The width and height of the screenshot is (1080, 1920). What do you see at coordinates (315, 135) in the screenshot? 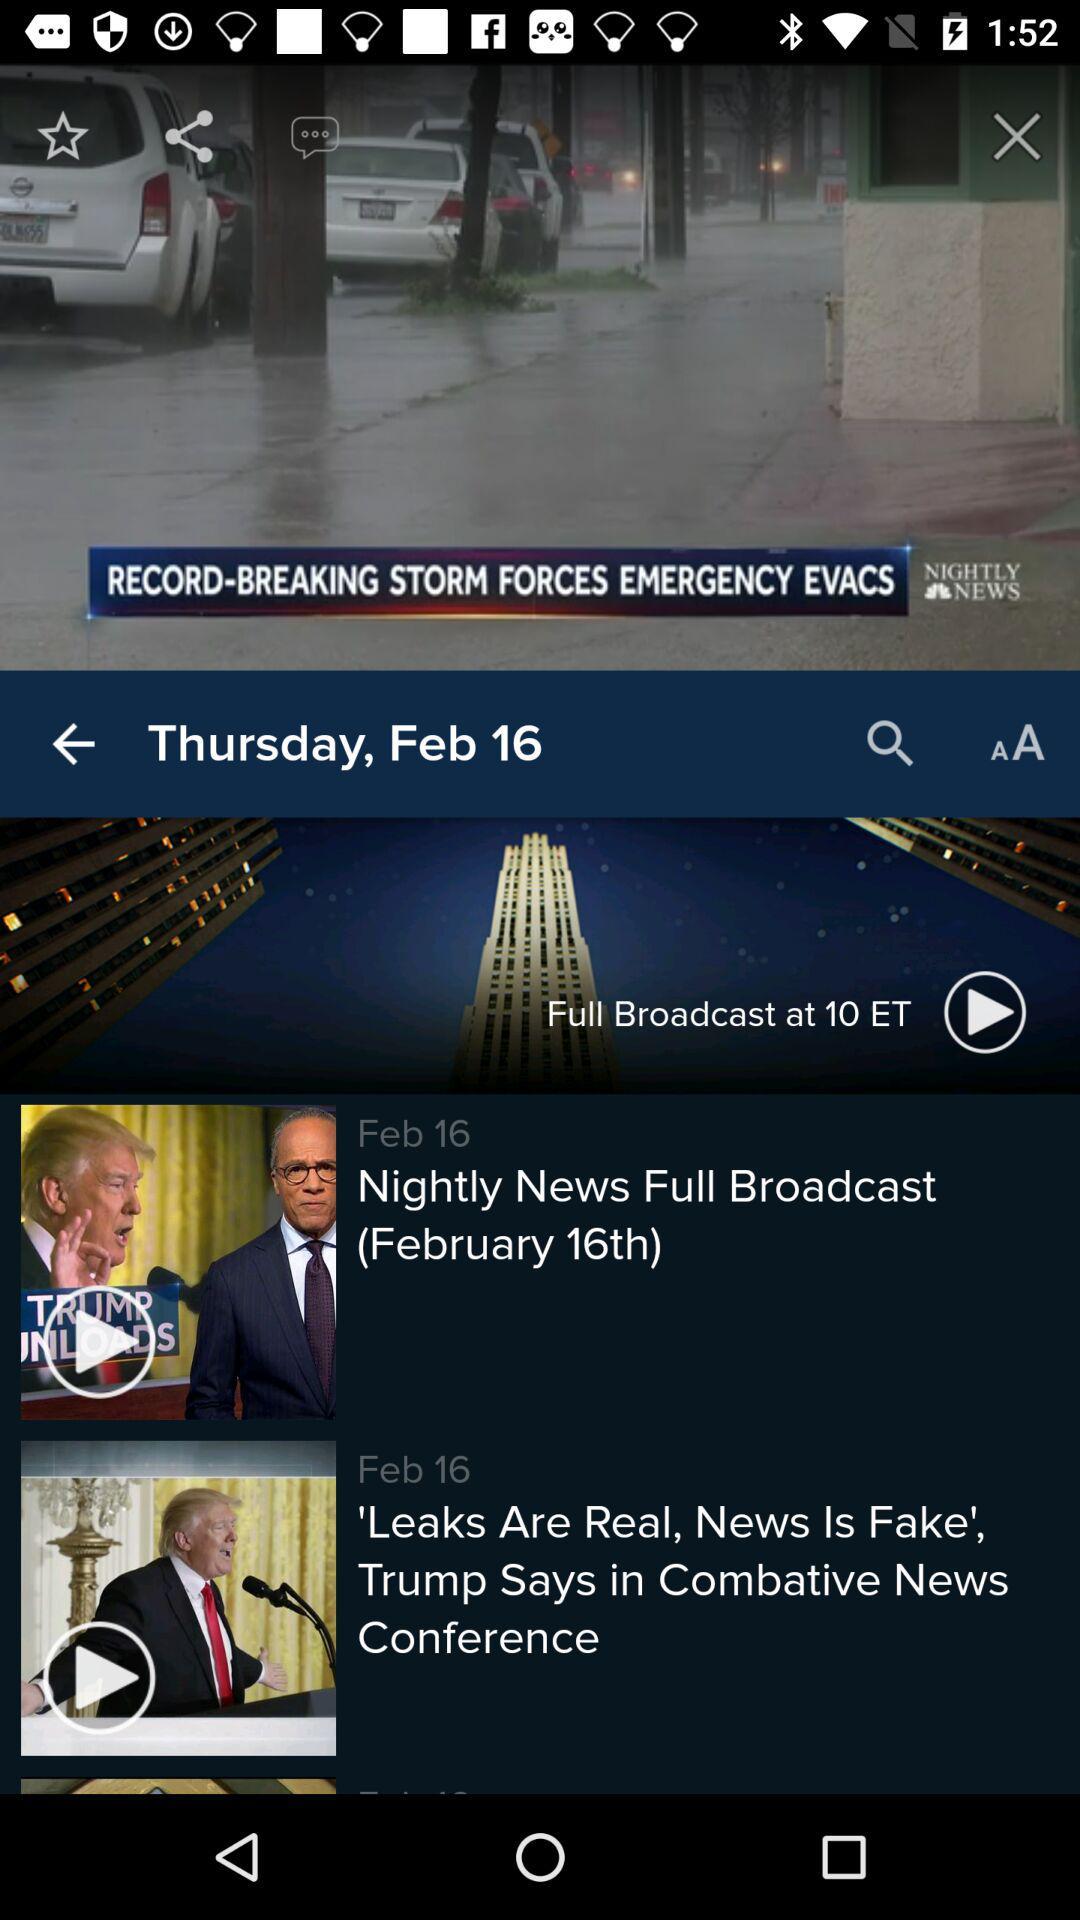
I see `the chat icon` at bounding box center [315, 135].